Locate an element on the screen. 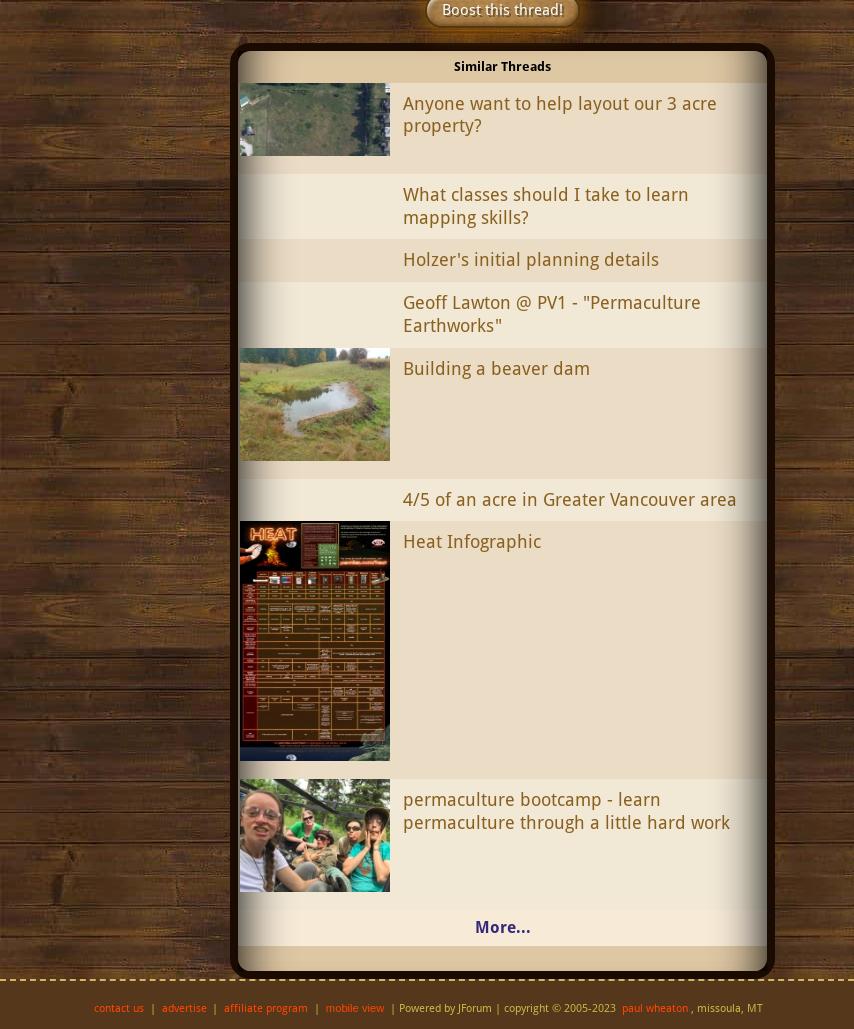  'Anyone want to help layout our 3 acre property?' is located at coordinates (558, 113).